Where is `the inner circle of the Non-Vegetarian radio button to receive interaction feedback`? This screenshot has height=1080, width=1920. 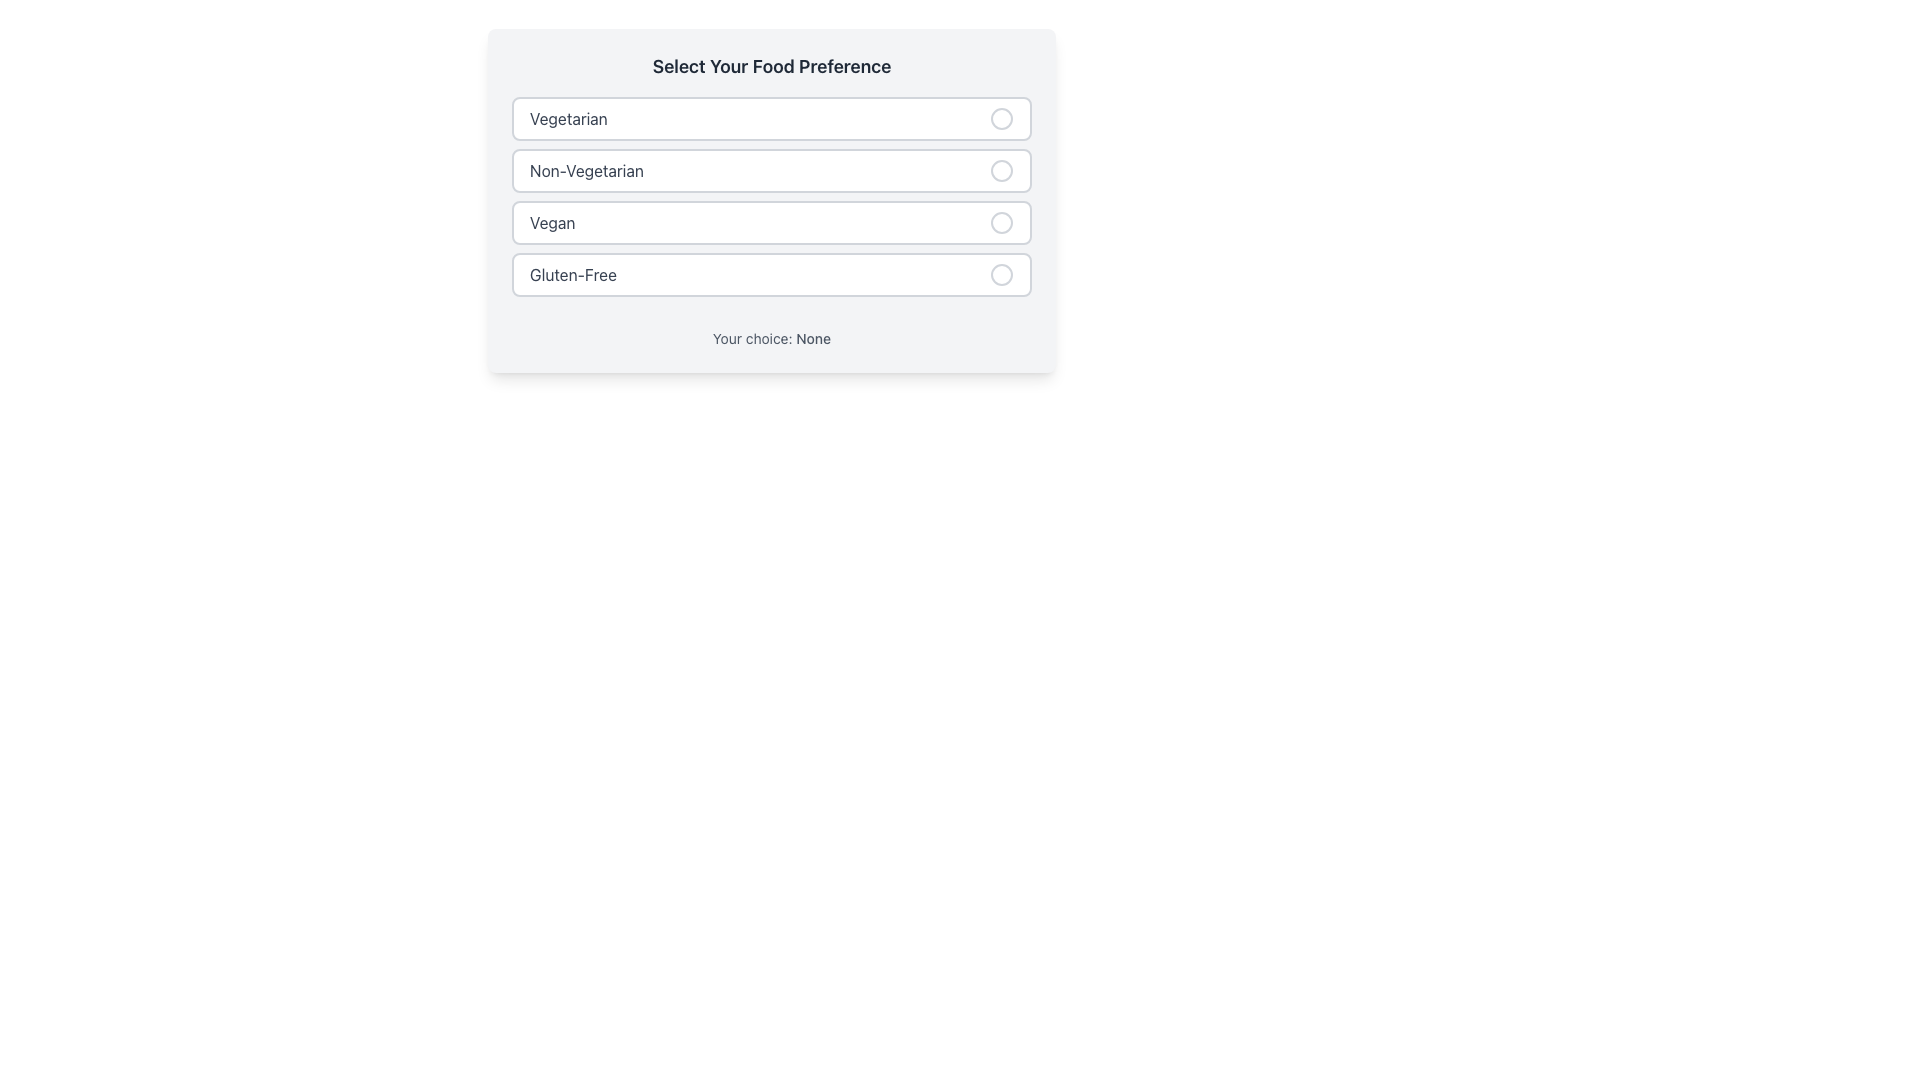
the inner circle of the Non-Vegetarian radio button to receive interaction feedback is located at coordinates (1002, 169).